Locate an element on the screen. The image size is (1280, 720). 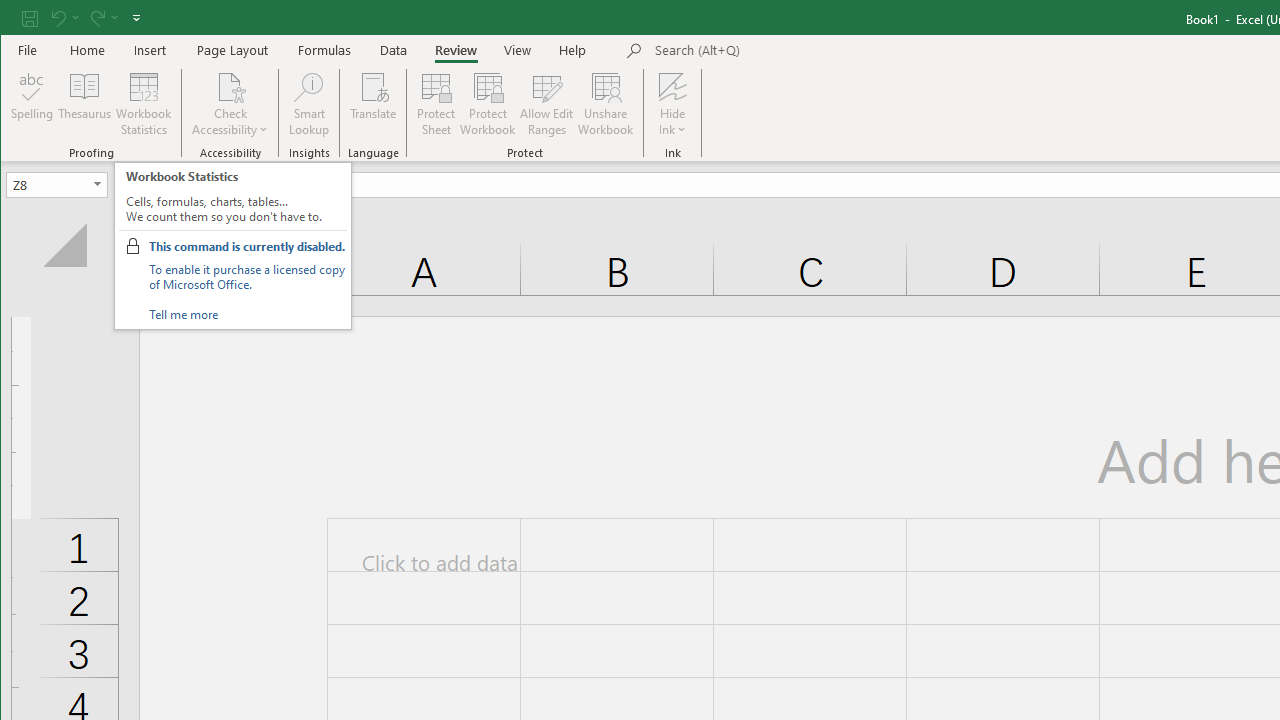
'Review' is located at coordinates (455, 49).